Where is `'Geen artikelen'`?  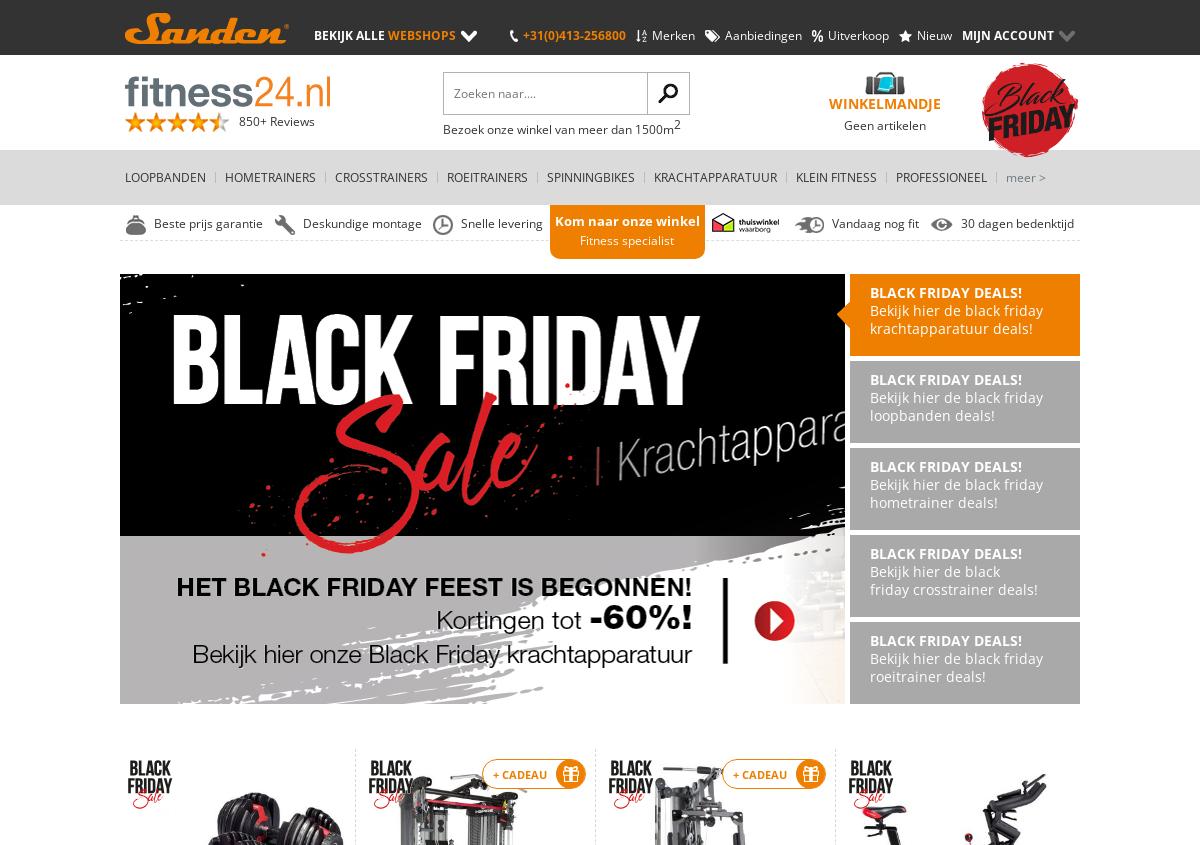 'Geen artikelen' is located at coordinates (884, 125).